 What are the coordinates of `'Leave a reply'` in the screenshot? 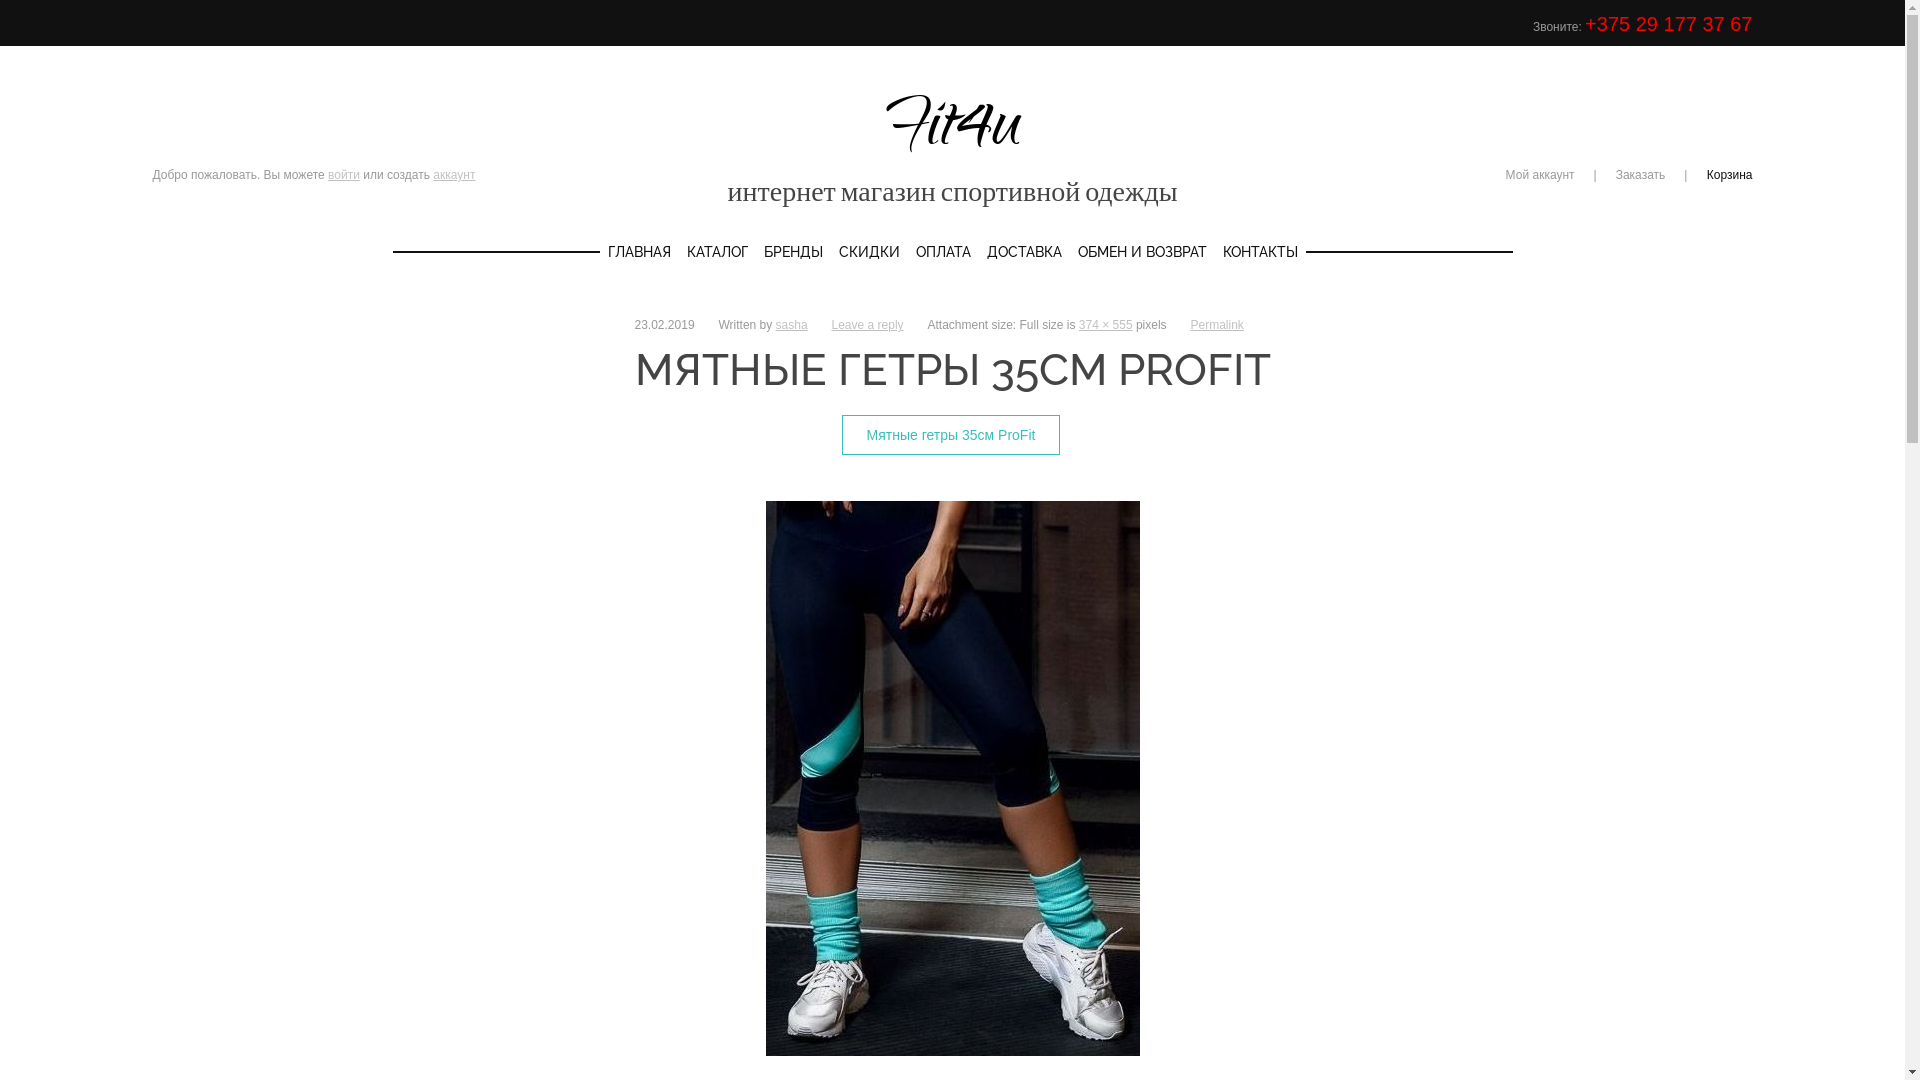 It's located at (868, 323).